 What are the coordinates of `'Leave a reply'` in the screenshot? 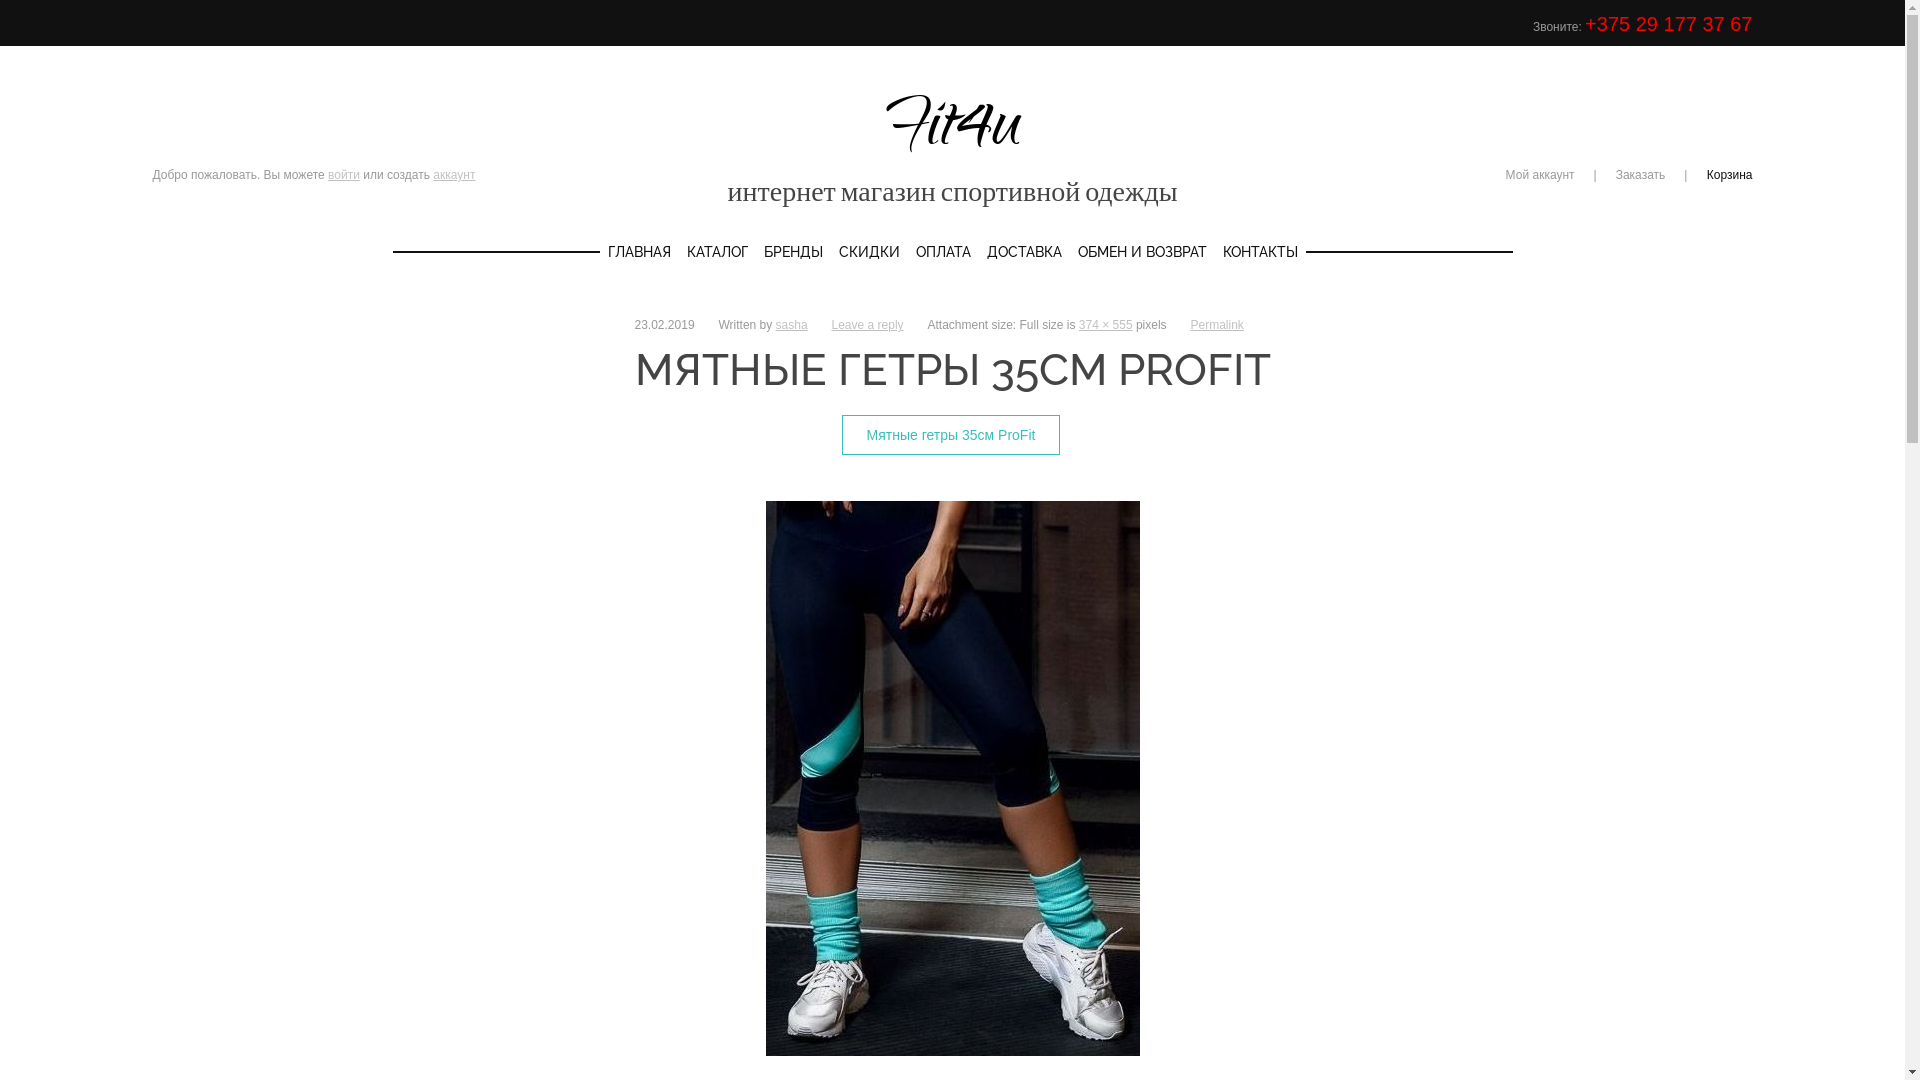 It's located at (868, 323).